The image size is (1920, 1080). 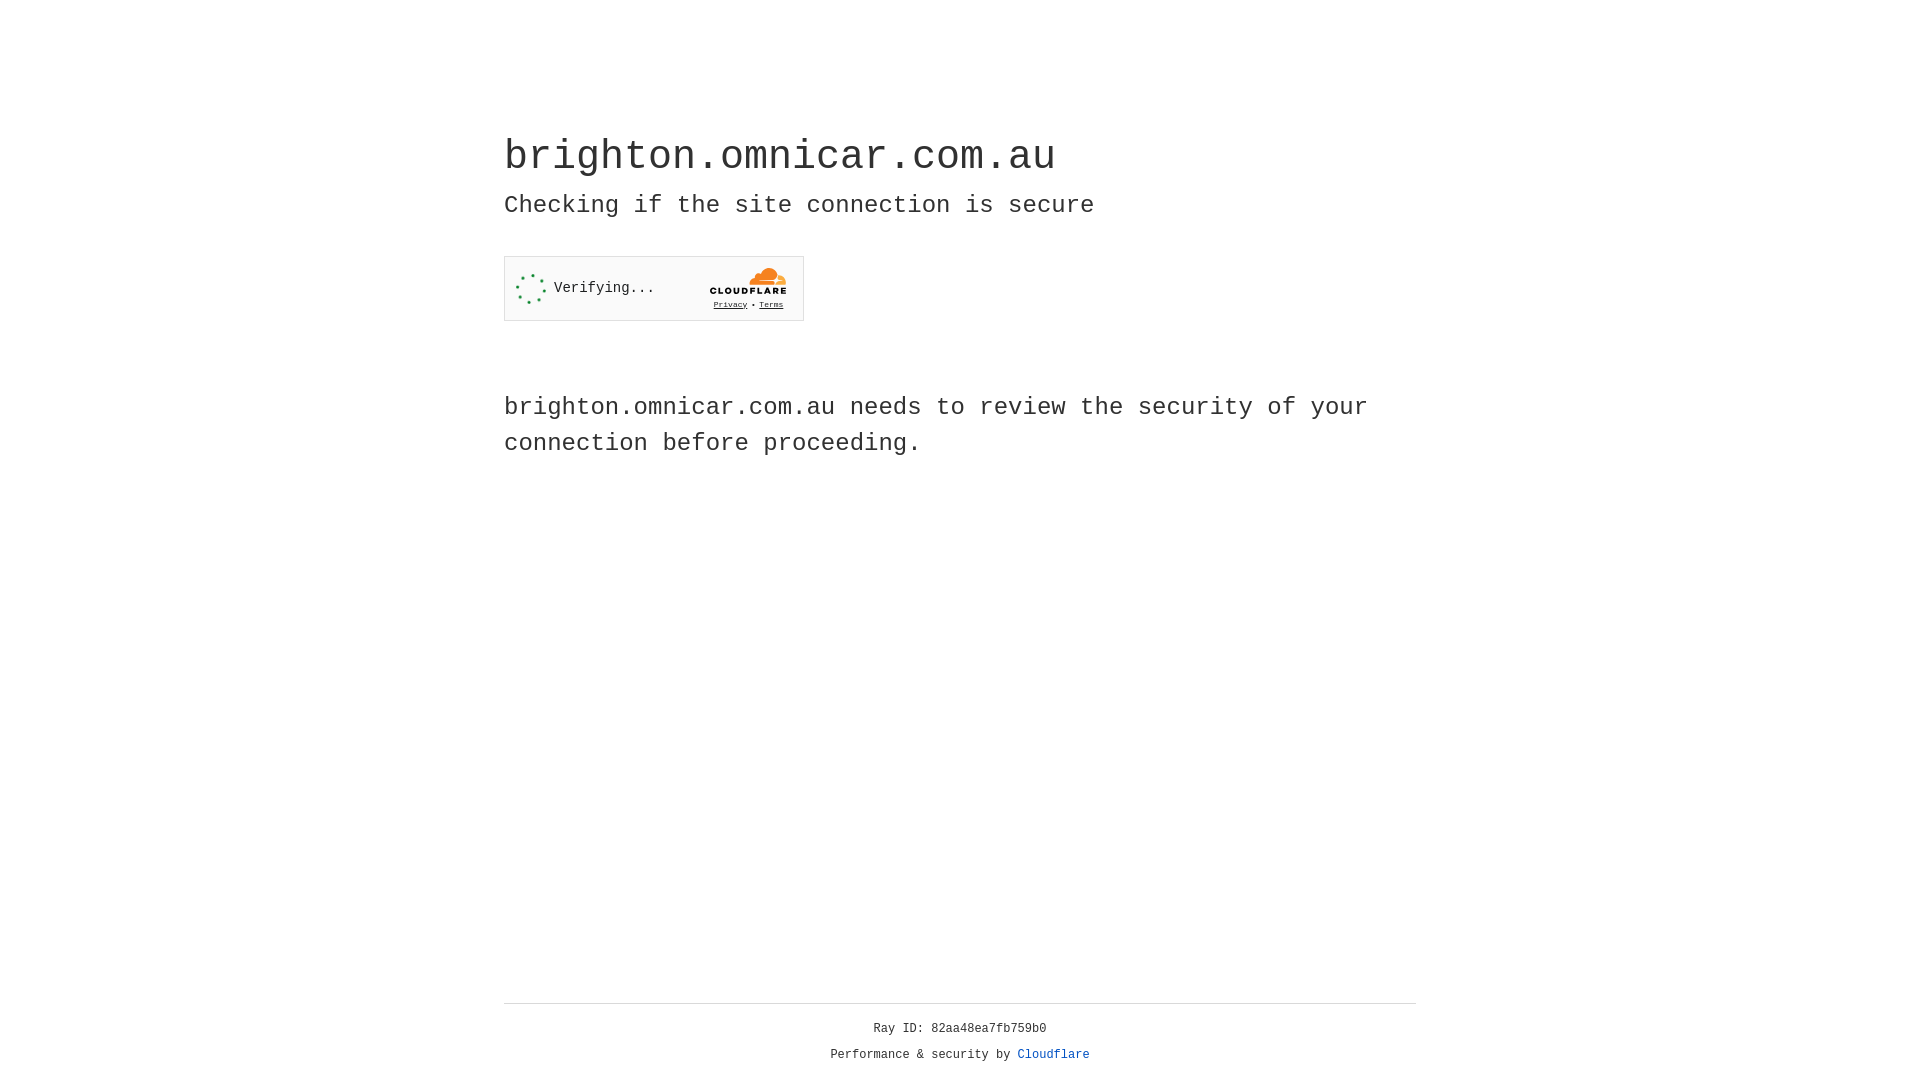 I want to click on 'Widget containing a Cloudflare security challenge', so click(x=653, y=288).